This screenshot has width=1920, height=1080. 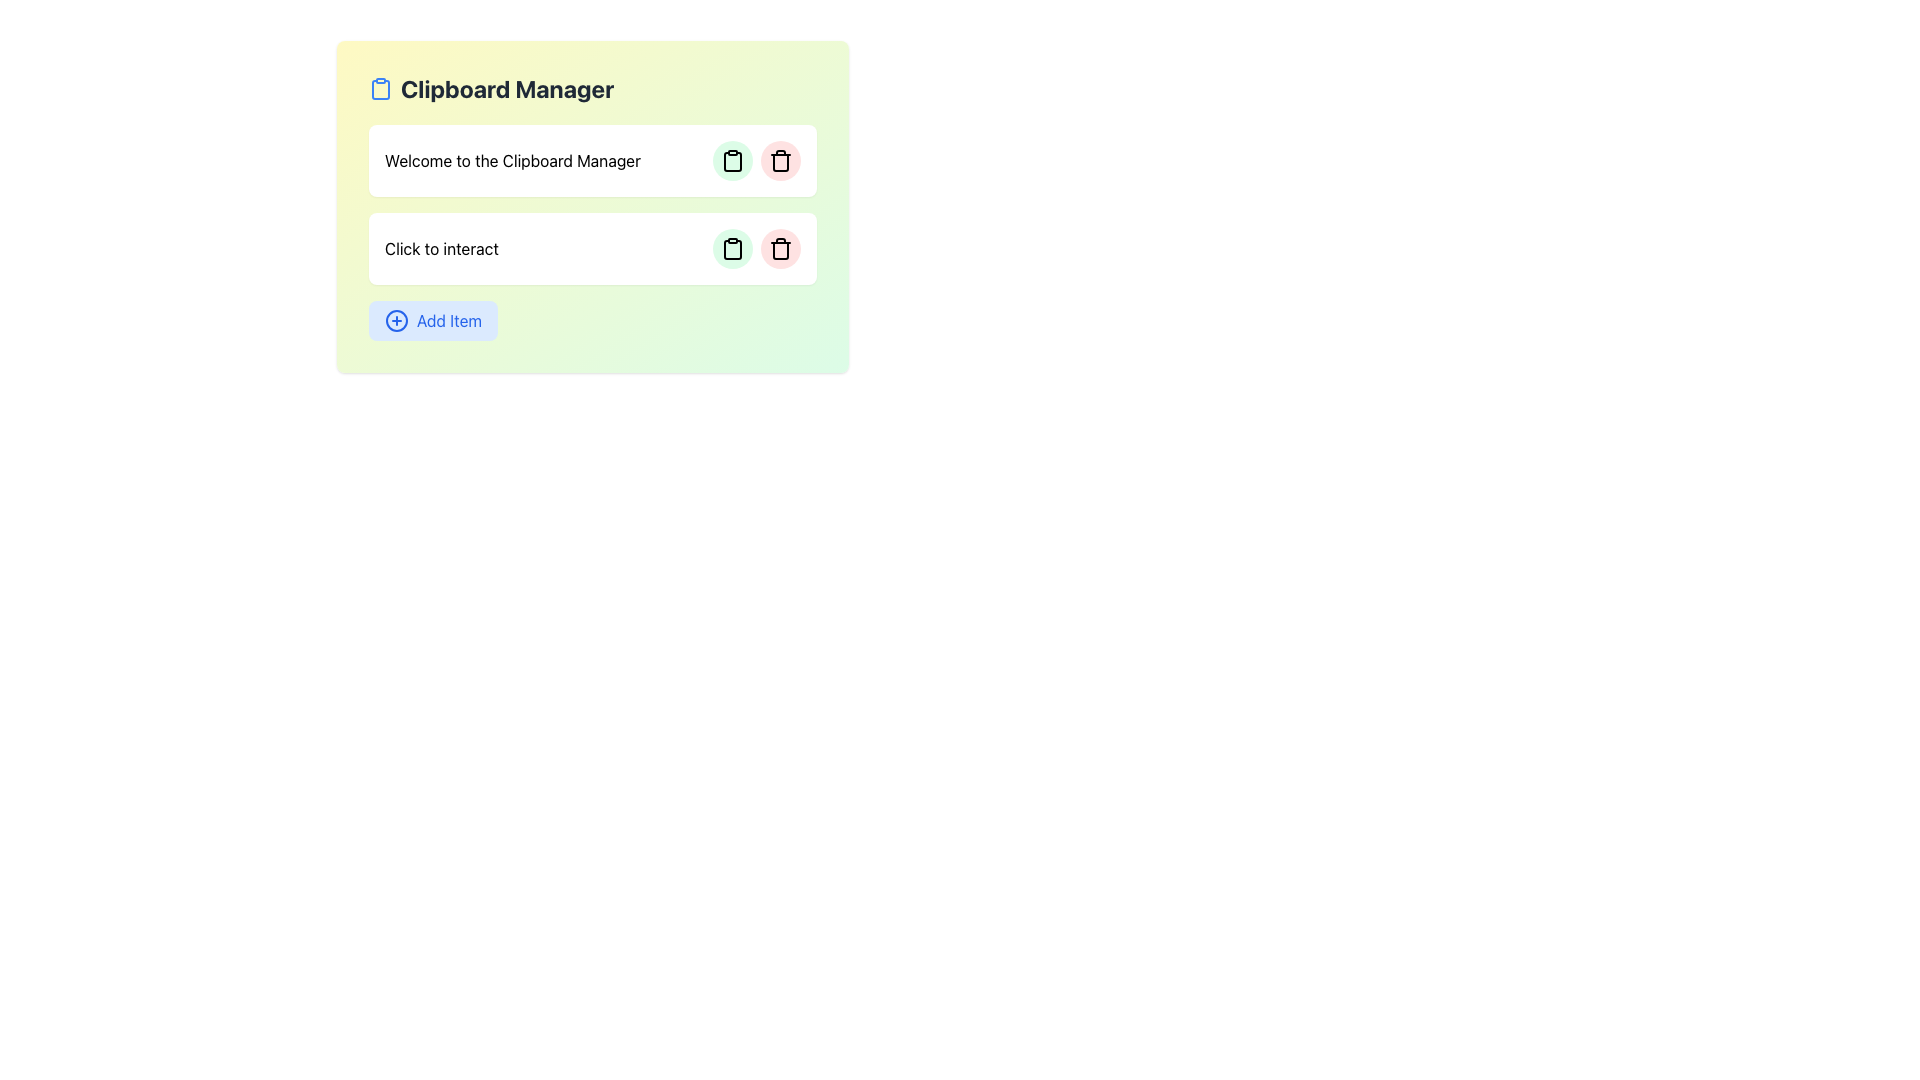 What do you see at coordinates (732, 248) in the screenshot?
I see `the clipboard icon button, which is black and enclosed in a circular light green background` at bounding box center [732, 248].